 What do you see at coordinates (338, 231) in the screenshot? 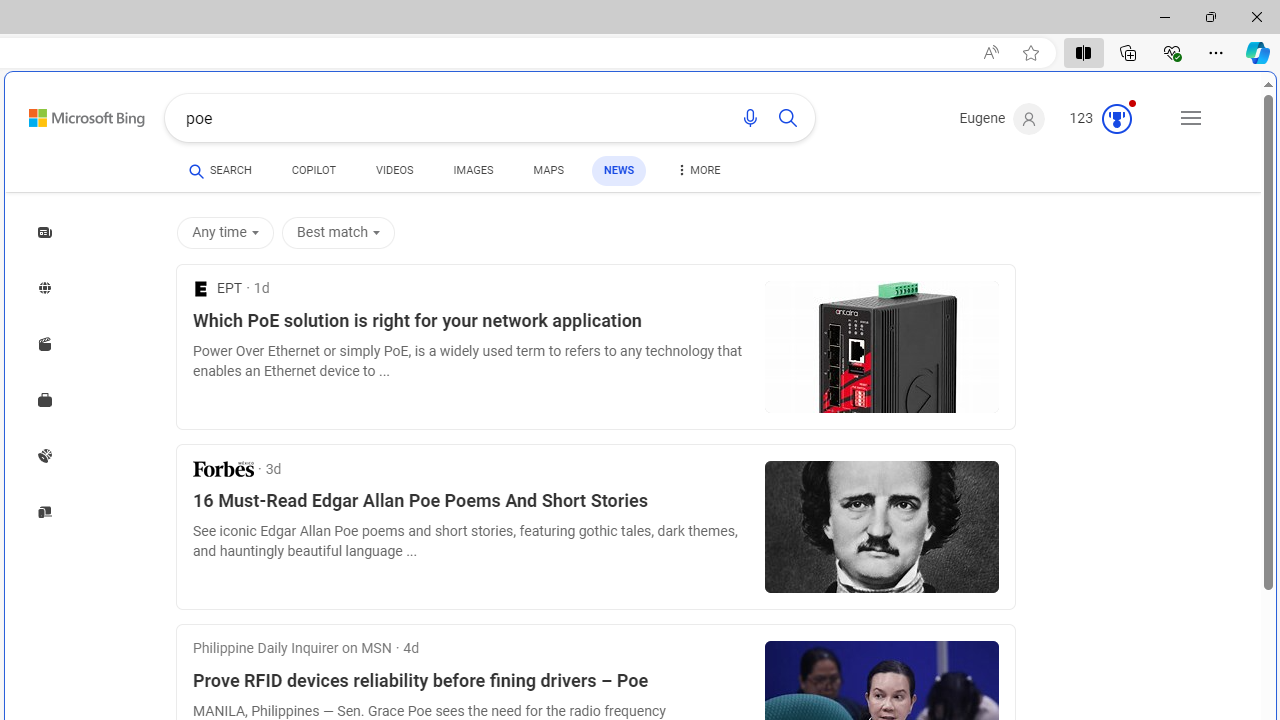
I see `'Best match'` at bounding box center [338, 231].